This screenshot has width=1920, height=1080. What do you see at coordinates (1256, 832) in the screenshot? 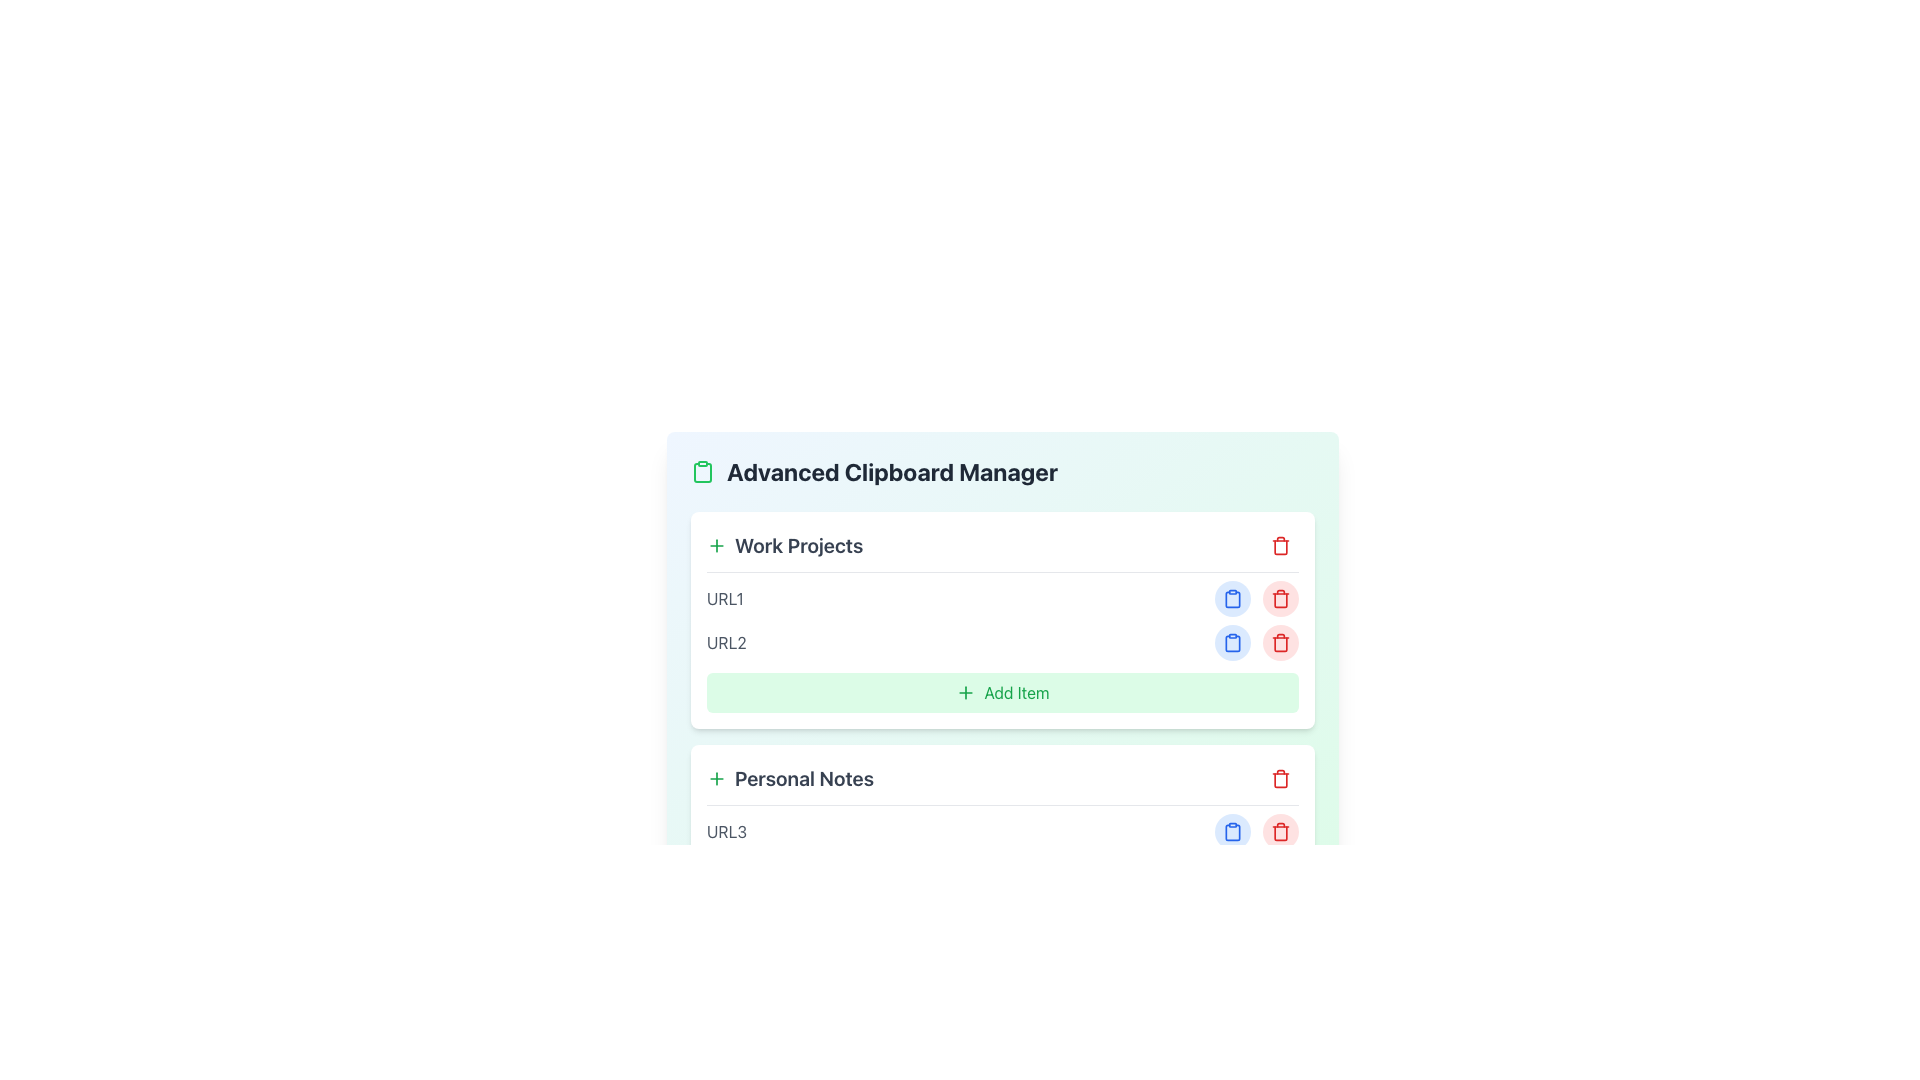
I see `the 'Copy' button, which is the blue circular button labeled 'Copy' in the group of interactive buttons associated with 'URL3' in the 'Personal Notes' section` at bounding box center [1256, 832].